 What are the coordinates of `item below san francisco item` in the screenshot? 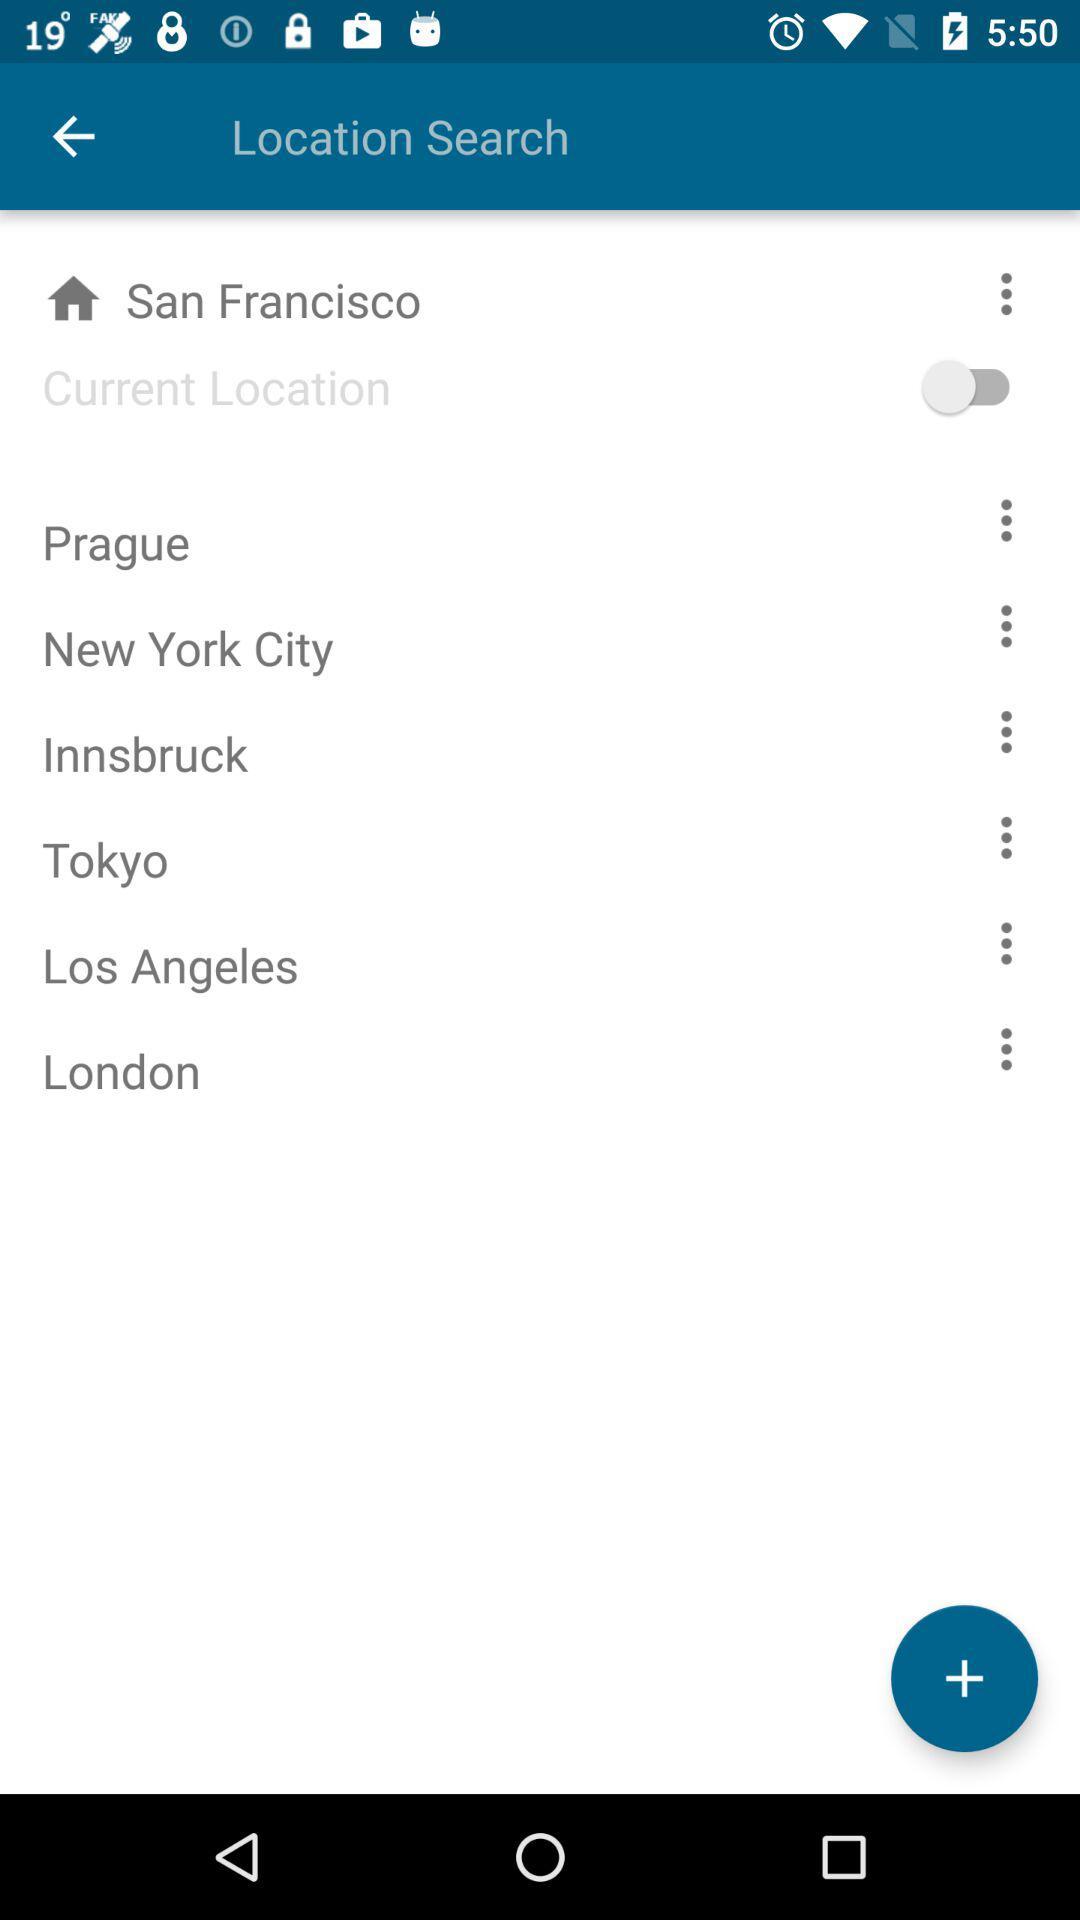 It's located at (195, 386).